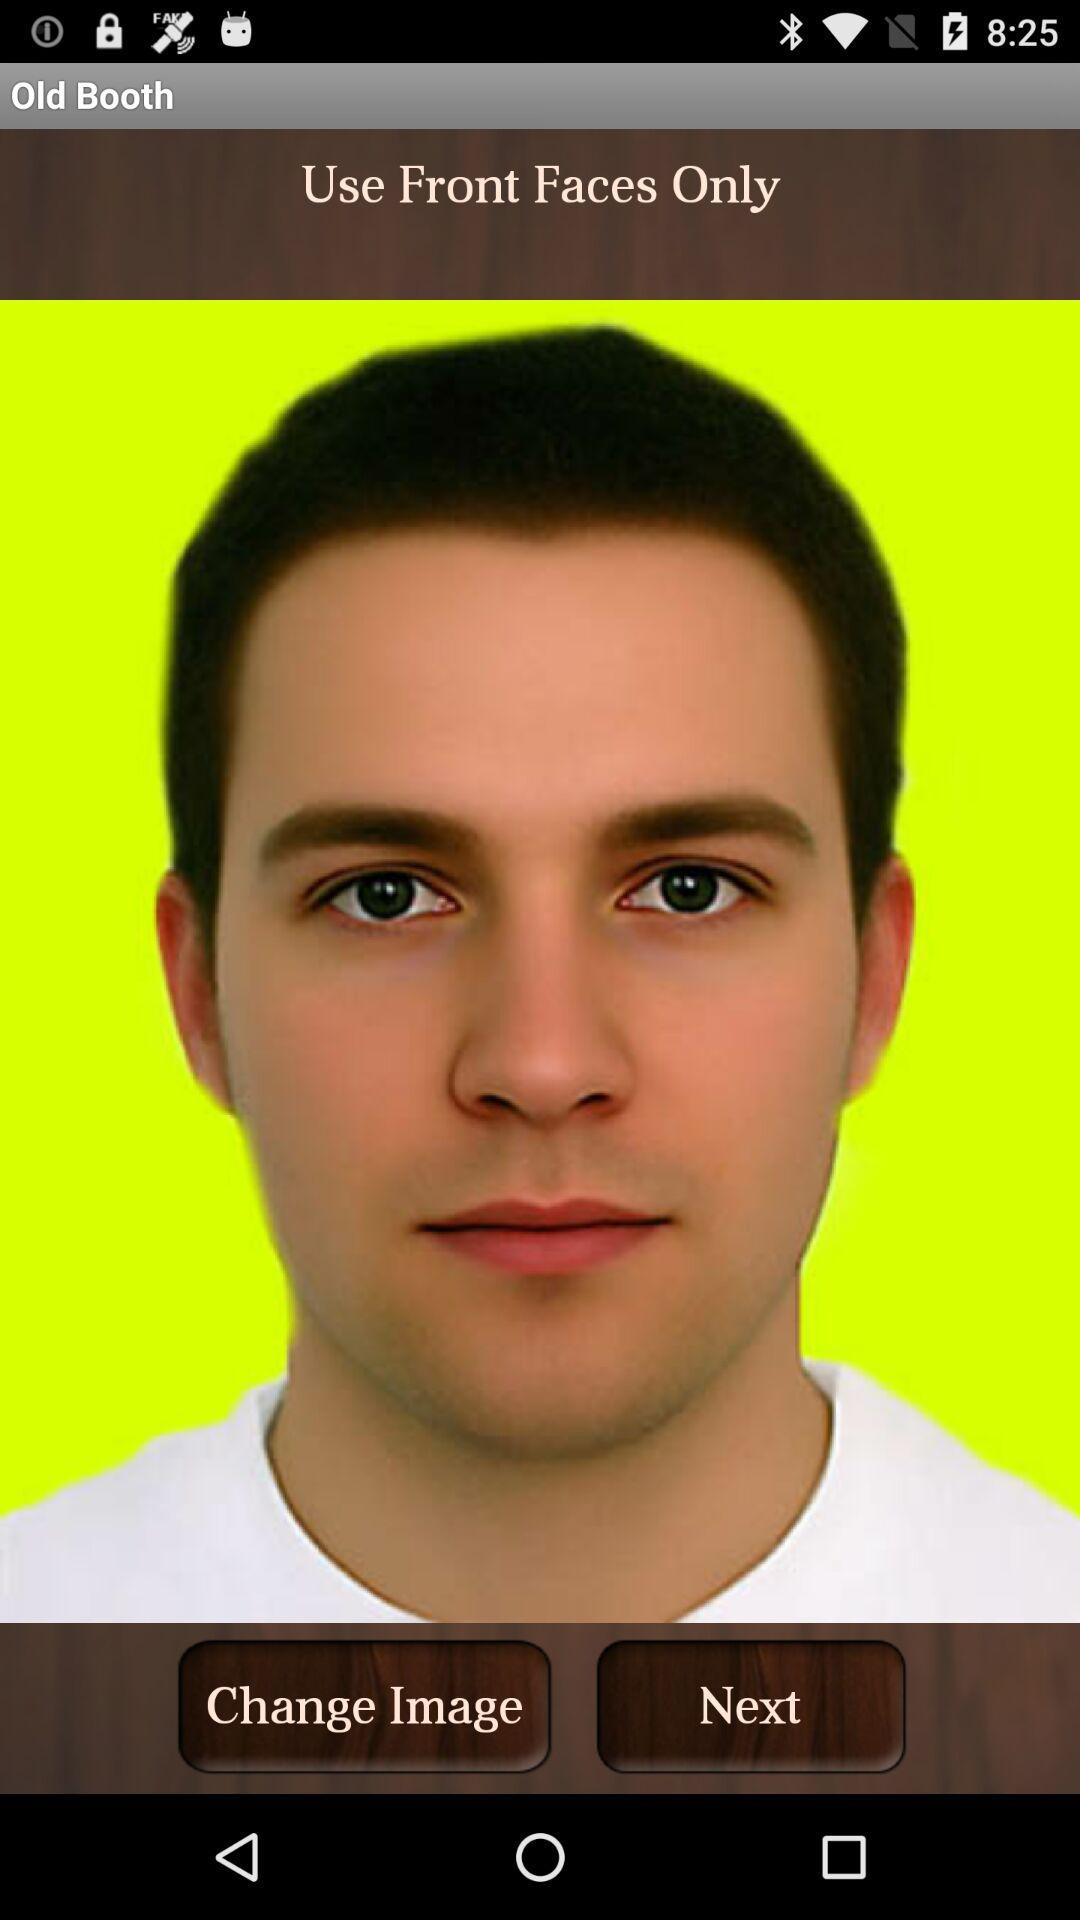  I want to click on the next button, so click(751, 1705).